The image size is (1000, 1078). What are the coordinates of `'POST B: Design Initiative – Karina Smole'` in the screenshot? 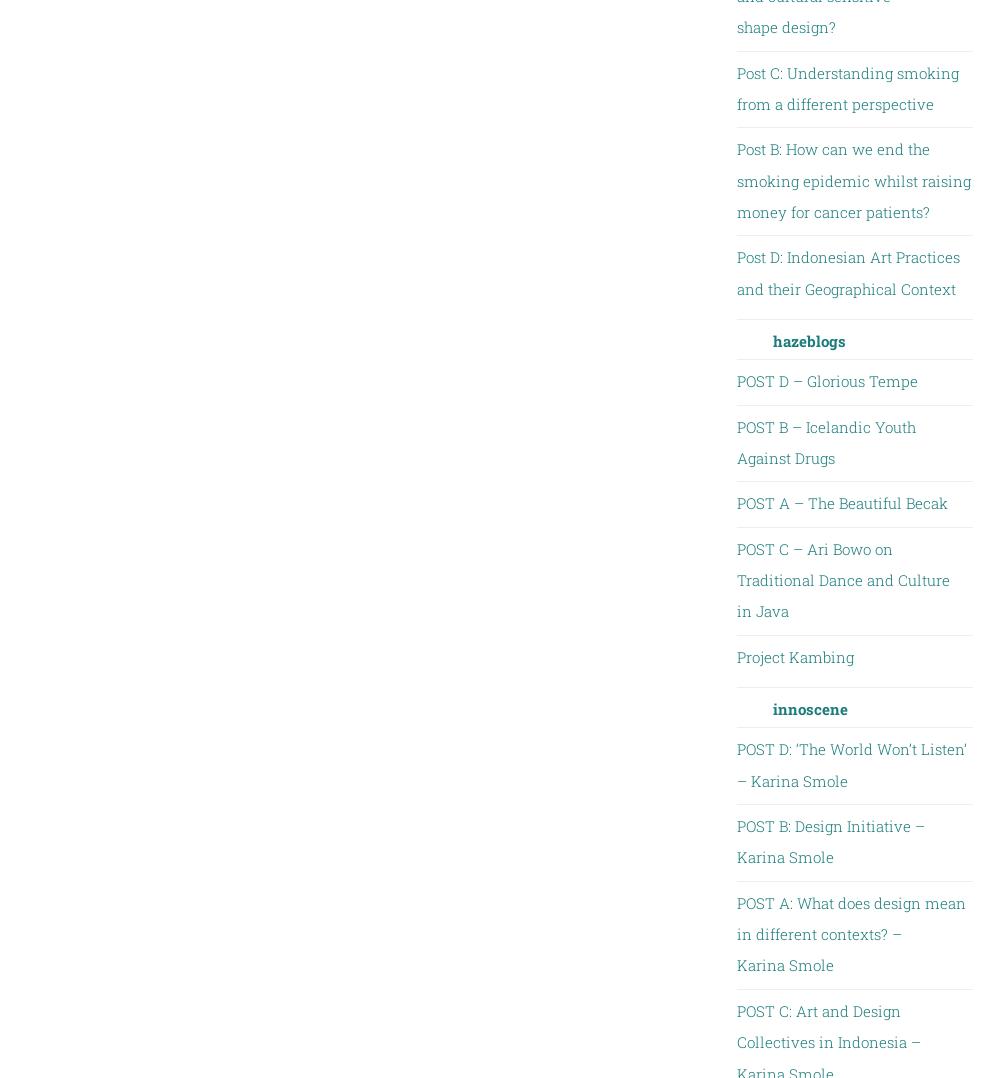 It's located at (735, 840).